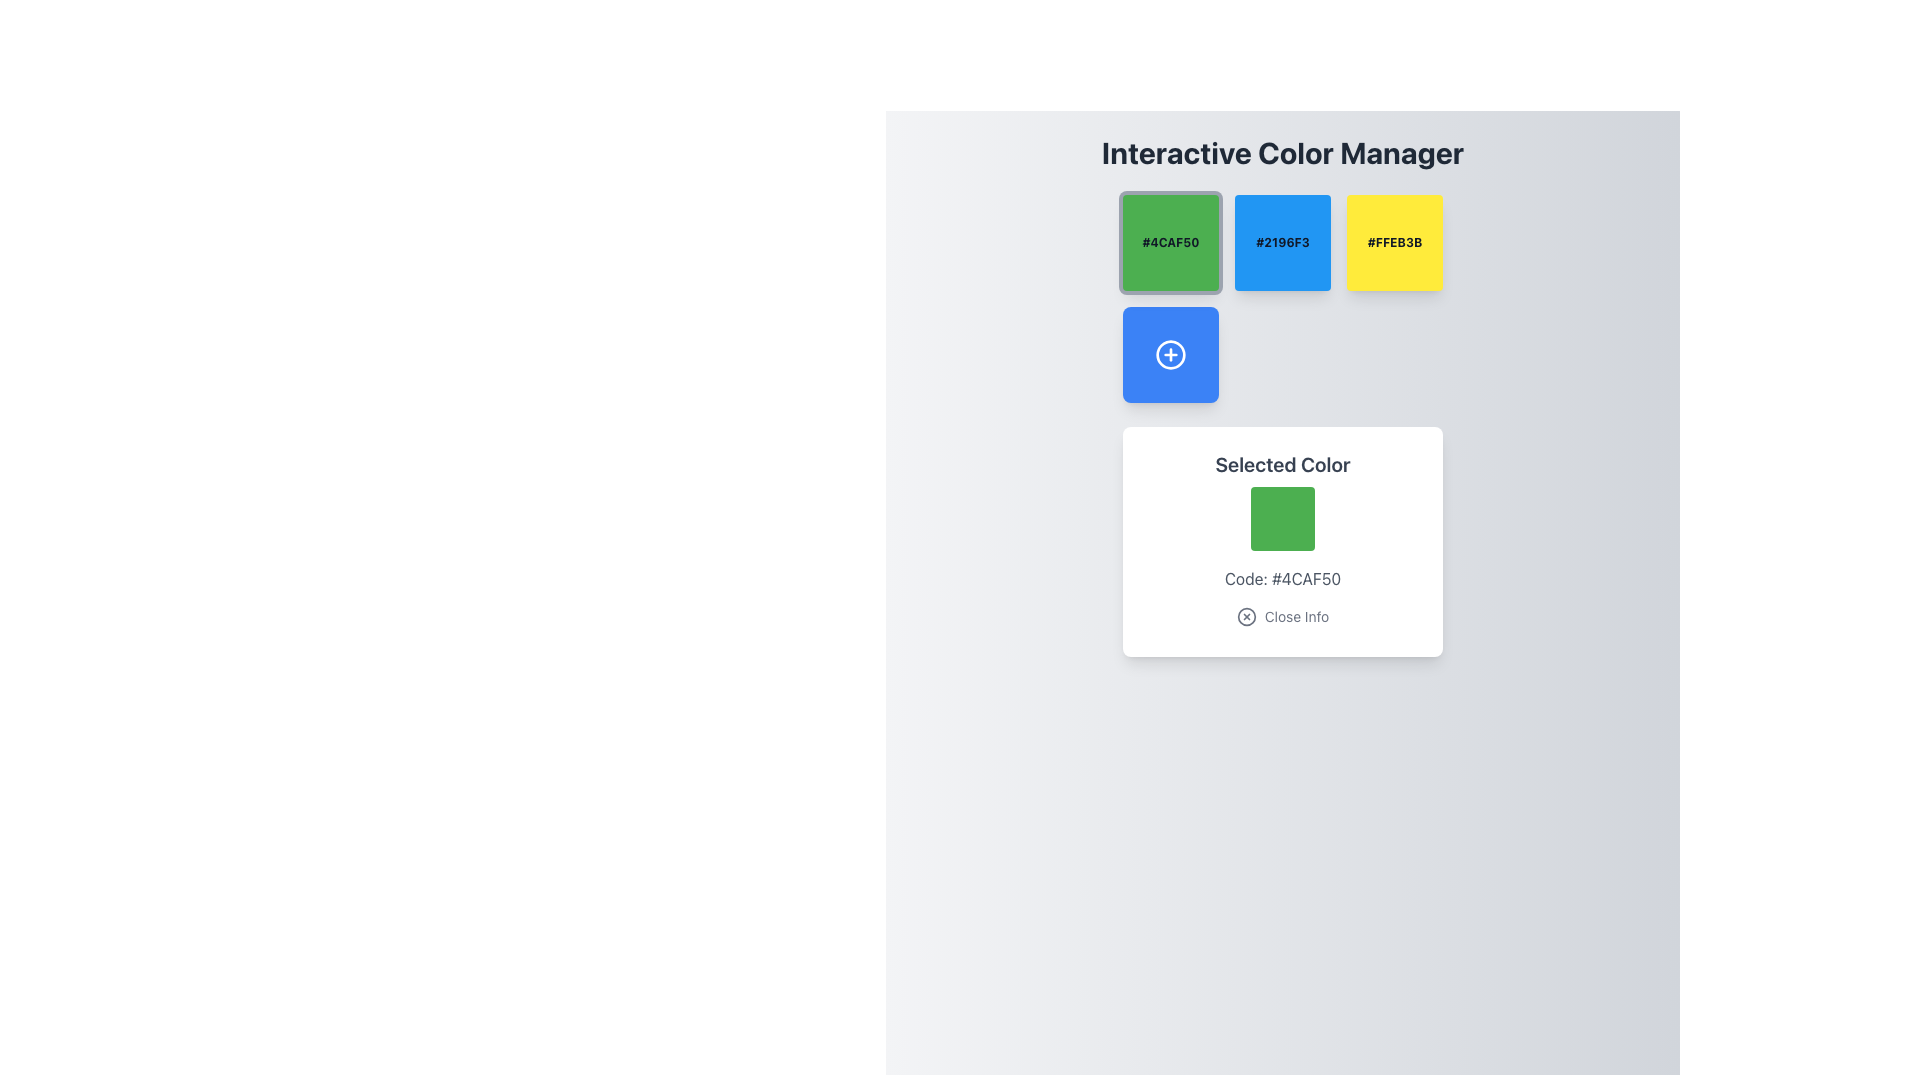  Describe the element at coordinates (1171, 353) in the screenshot. I see `the interactive button located` at that location.